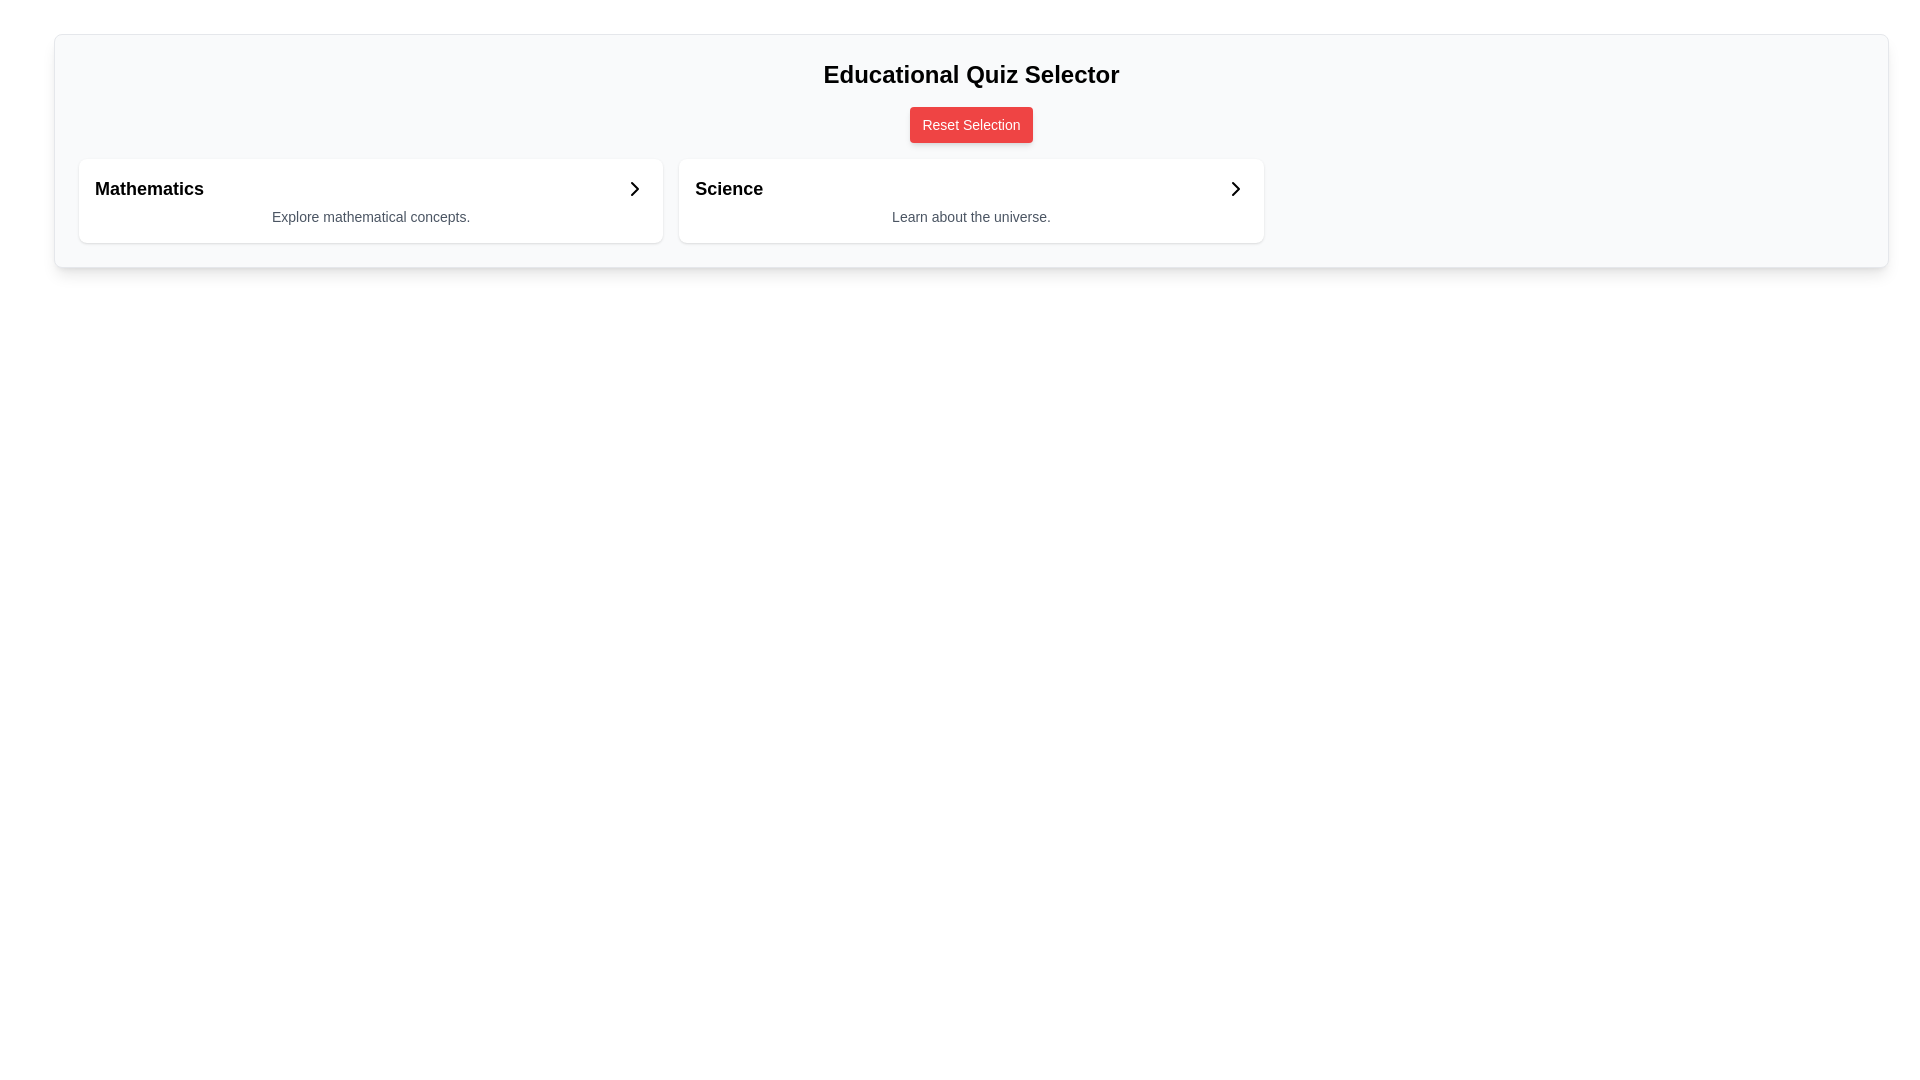 This screenshot has width=1920, height=1080. What do you see at coordinates (1234, 189) in the screenshot?
I see `the chevron icon located at the right edge of the 'Science' card, which serves as a visual indicator for navigation or actions` at bounding box center [1234, 189].